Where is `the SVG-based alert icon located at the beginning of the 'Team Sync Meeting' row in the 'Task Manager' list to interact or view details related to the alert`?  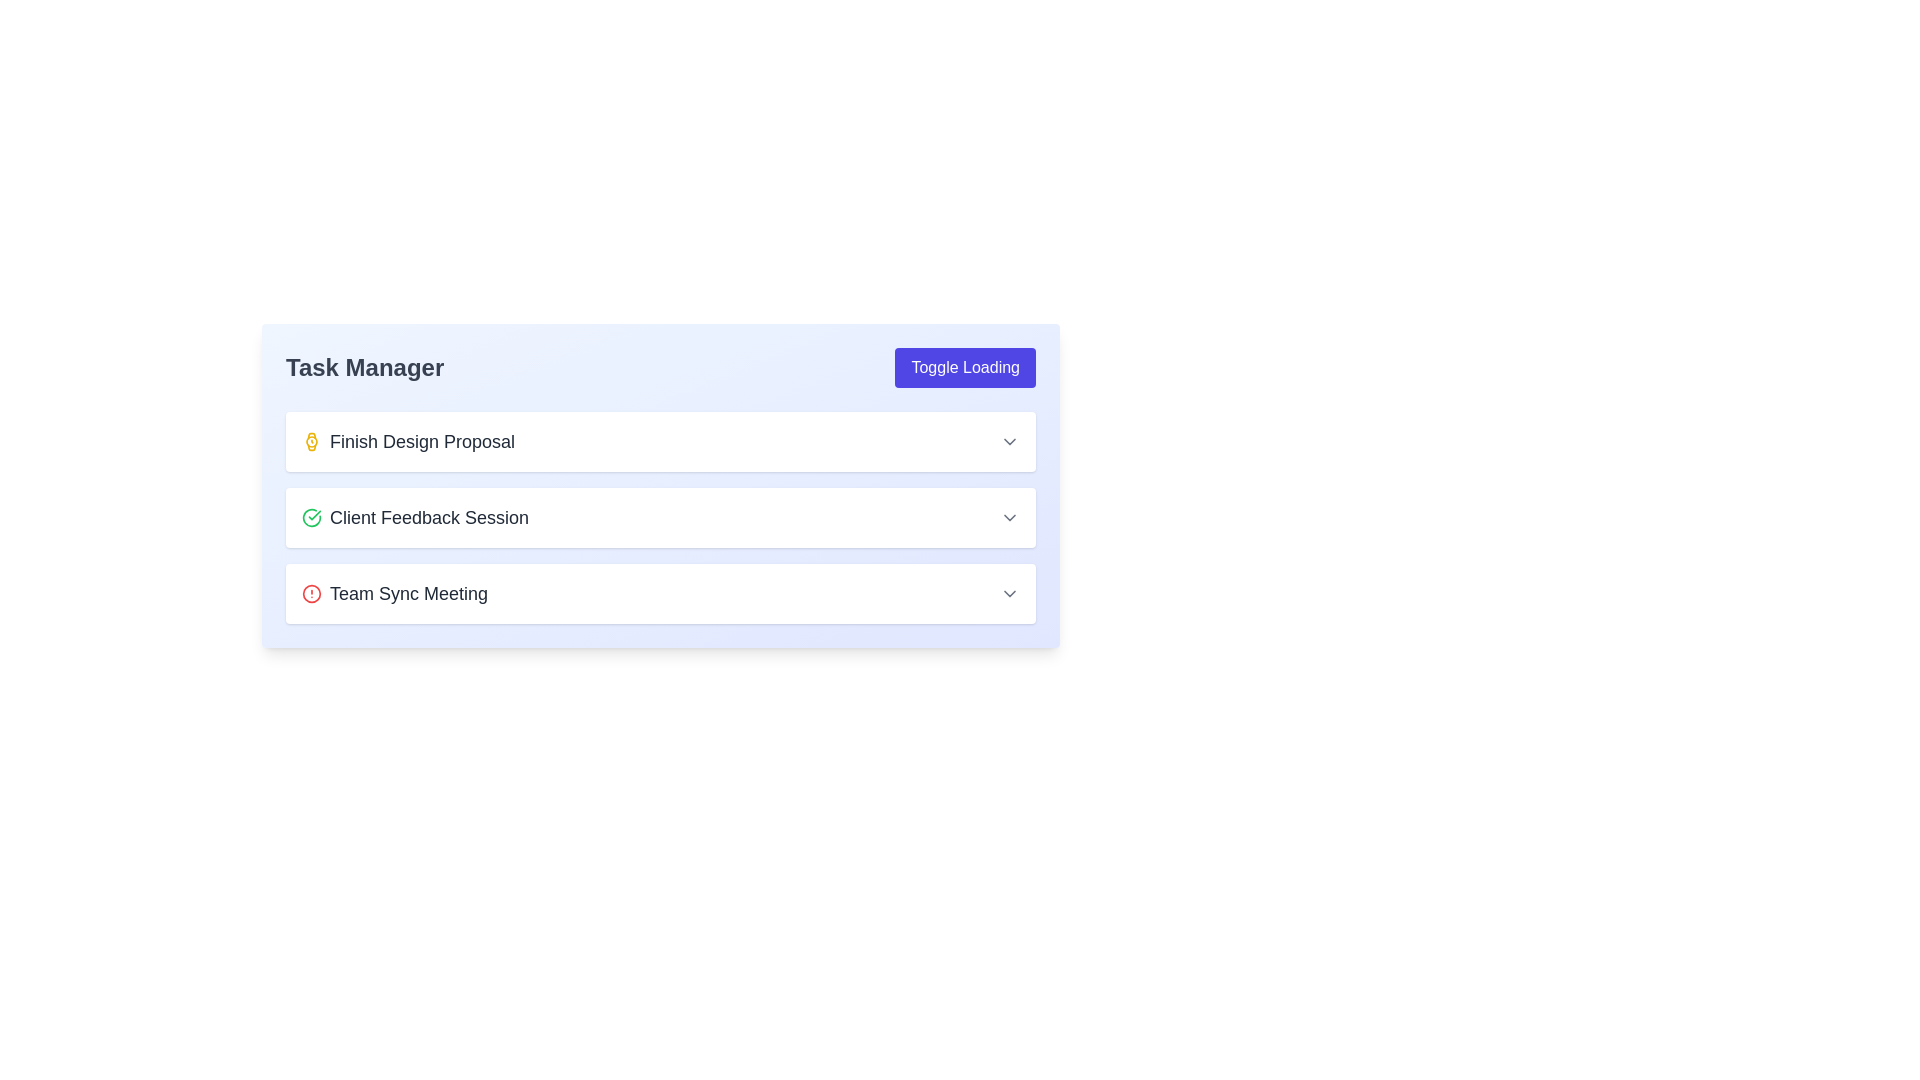
the SVG-based alert icon located at the beginning of the 'Team Sync Meeting' row in the 'Task Manager' list to interact or view details related to the alert is located at coordinates (311, 593).